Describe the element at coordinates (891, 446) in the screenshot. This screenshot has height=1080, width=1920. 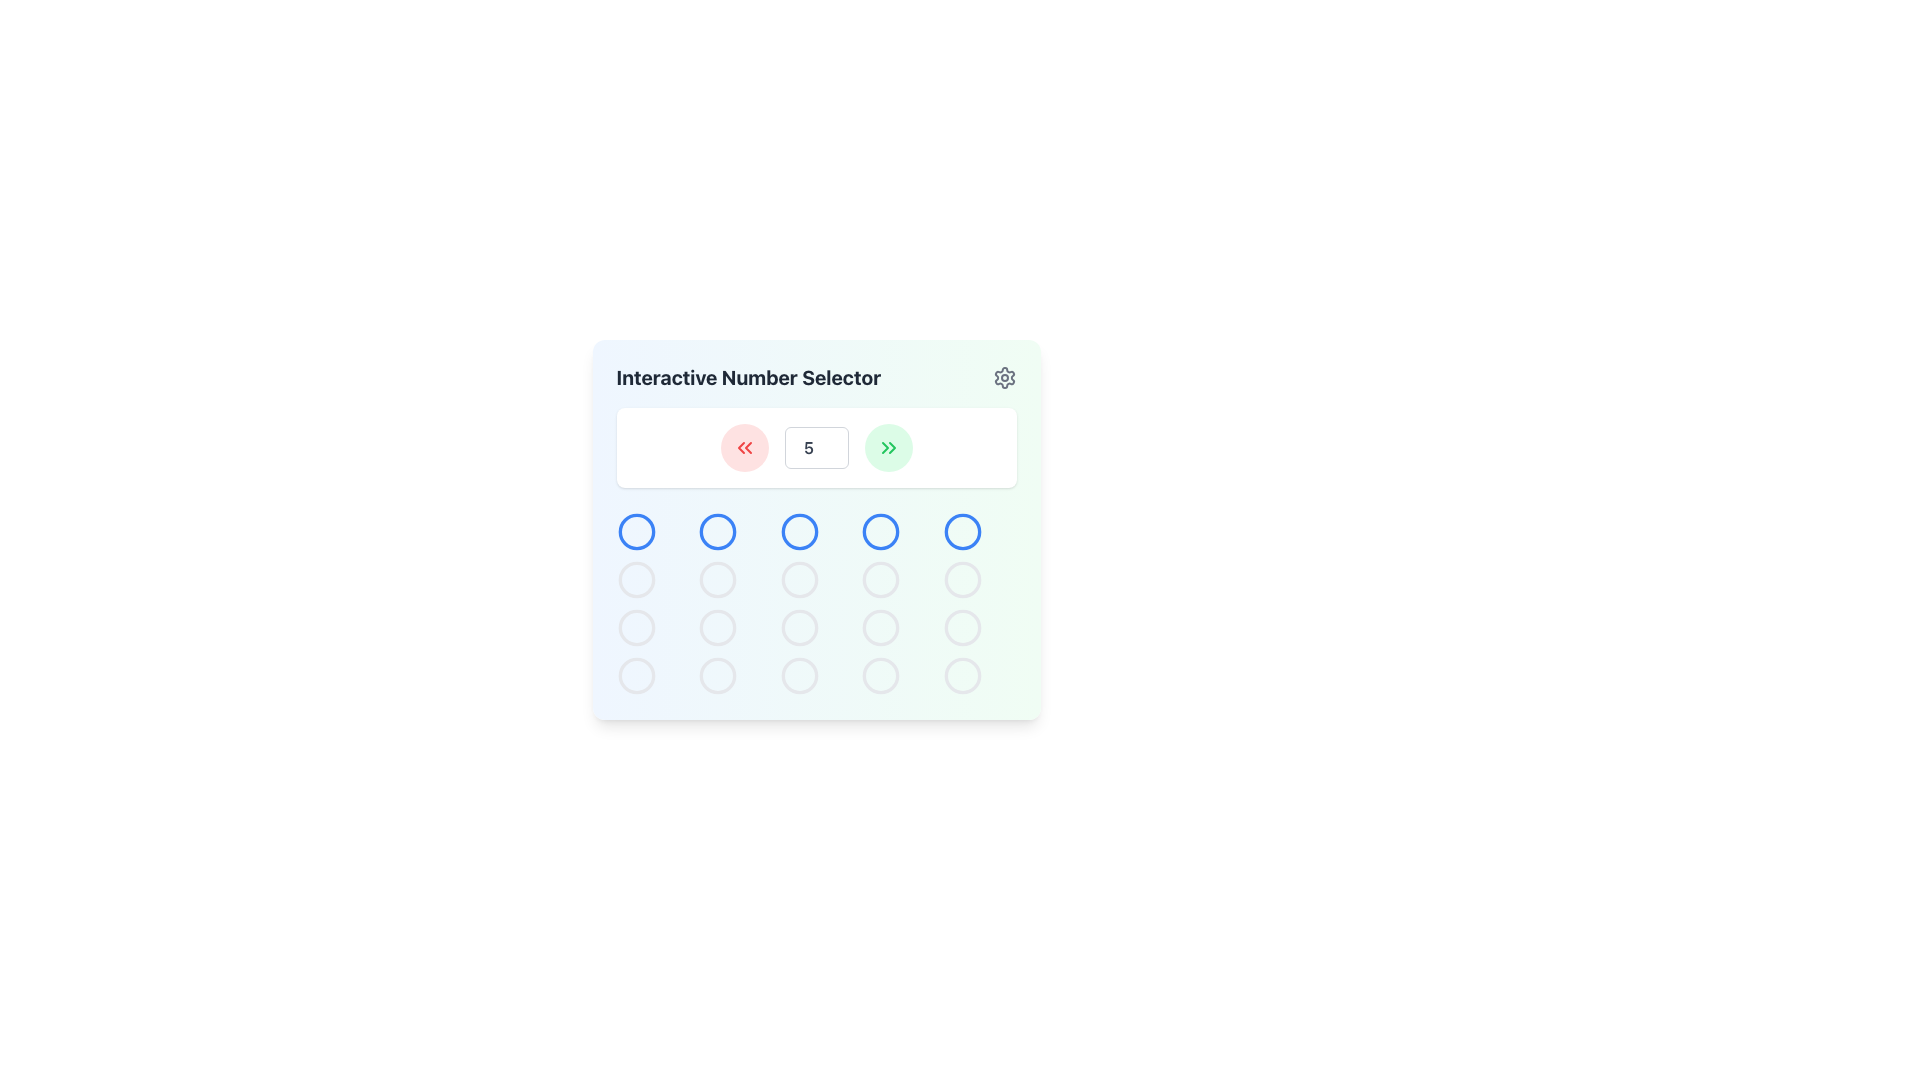
I see `the rightward chevron arrow used for navigation located next to the number display '5'` at that location.